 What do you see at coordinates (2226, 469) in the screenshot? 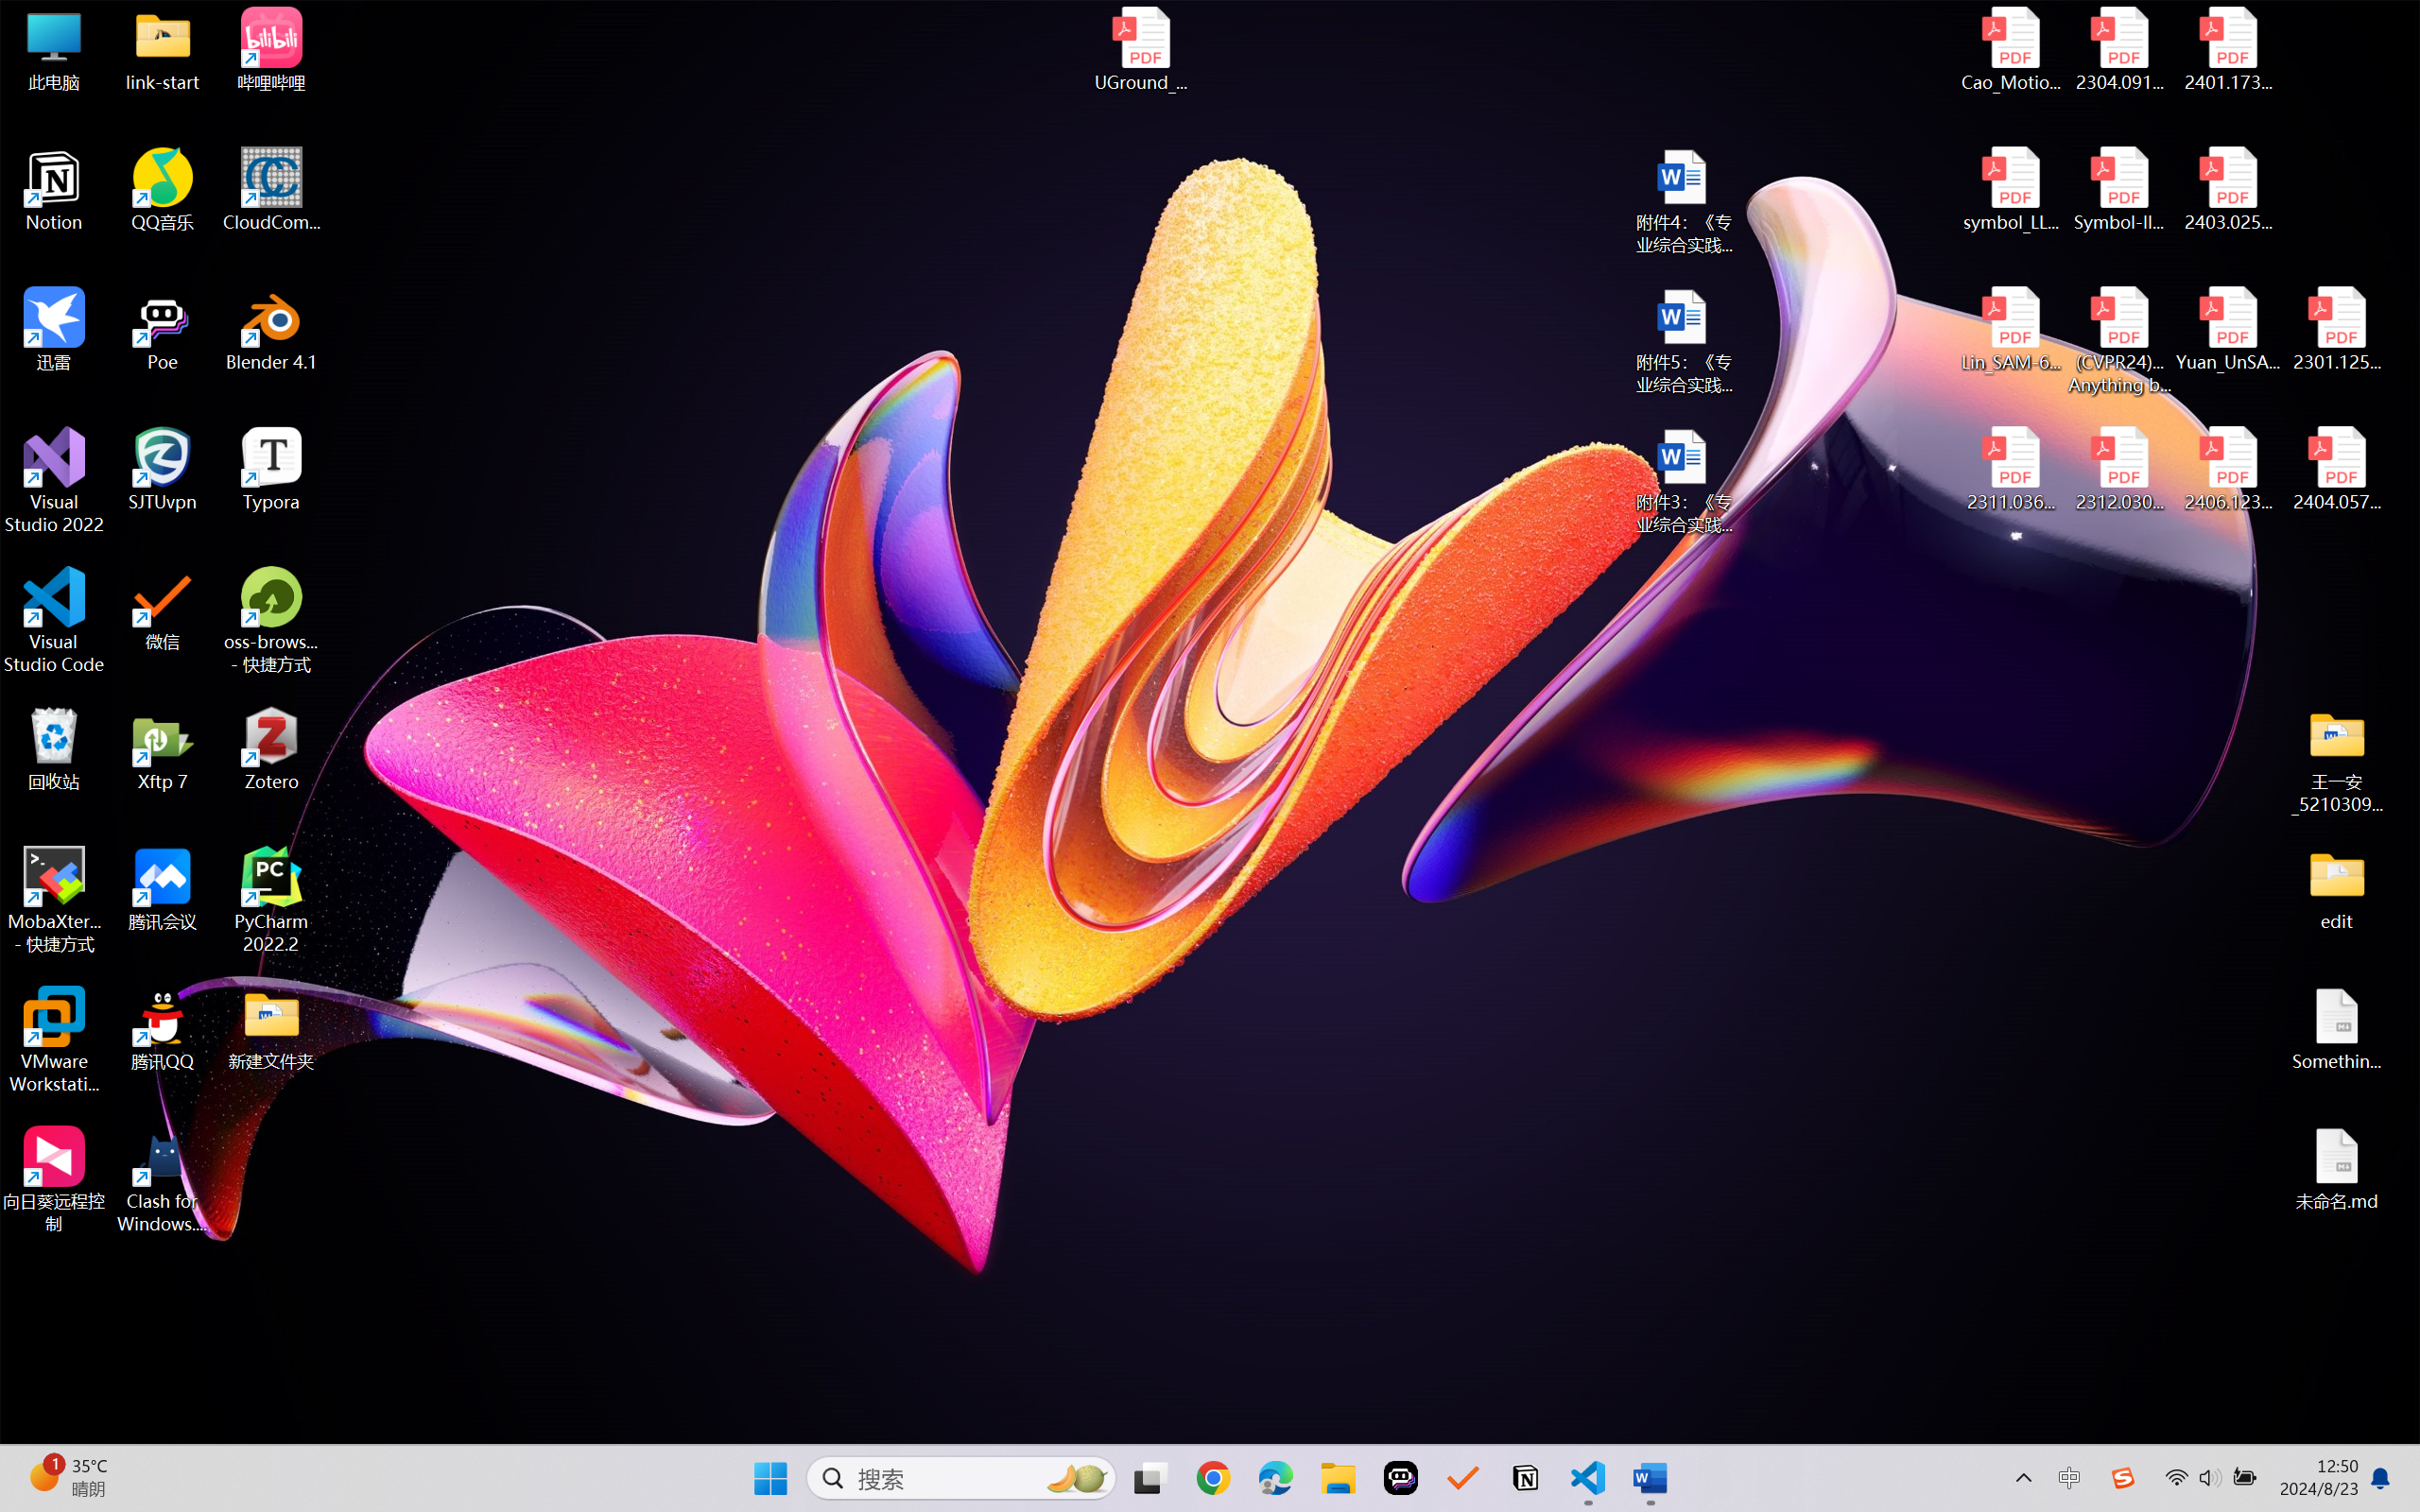
I see `'2406.12373v2.pdf'` at bounding box center [2226, 469].